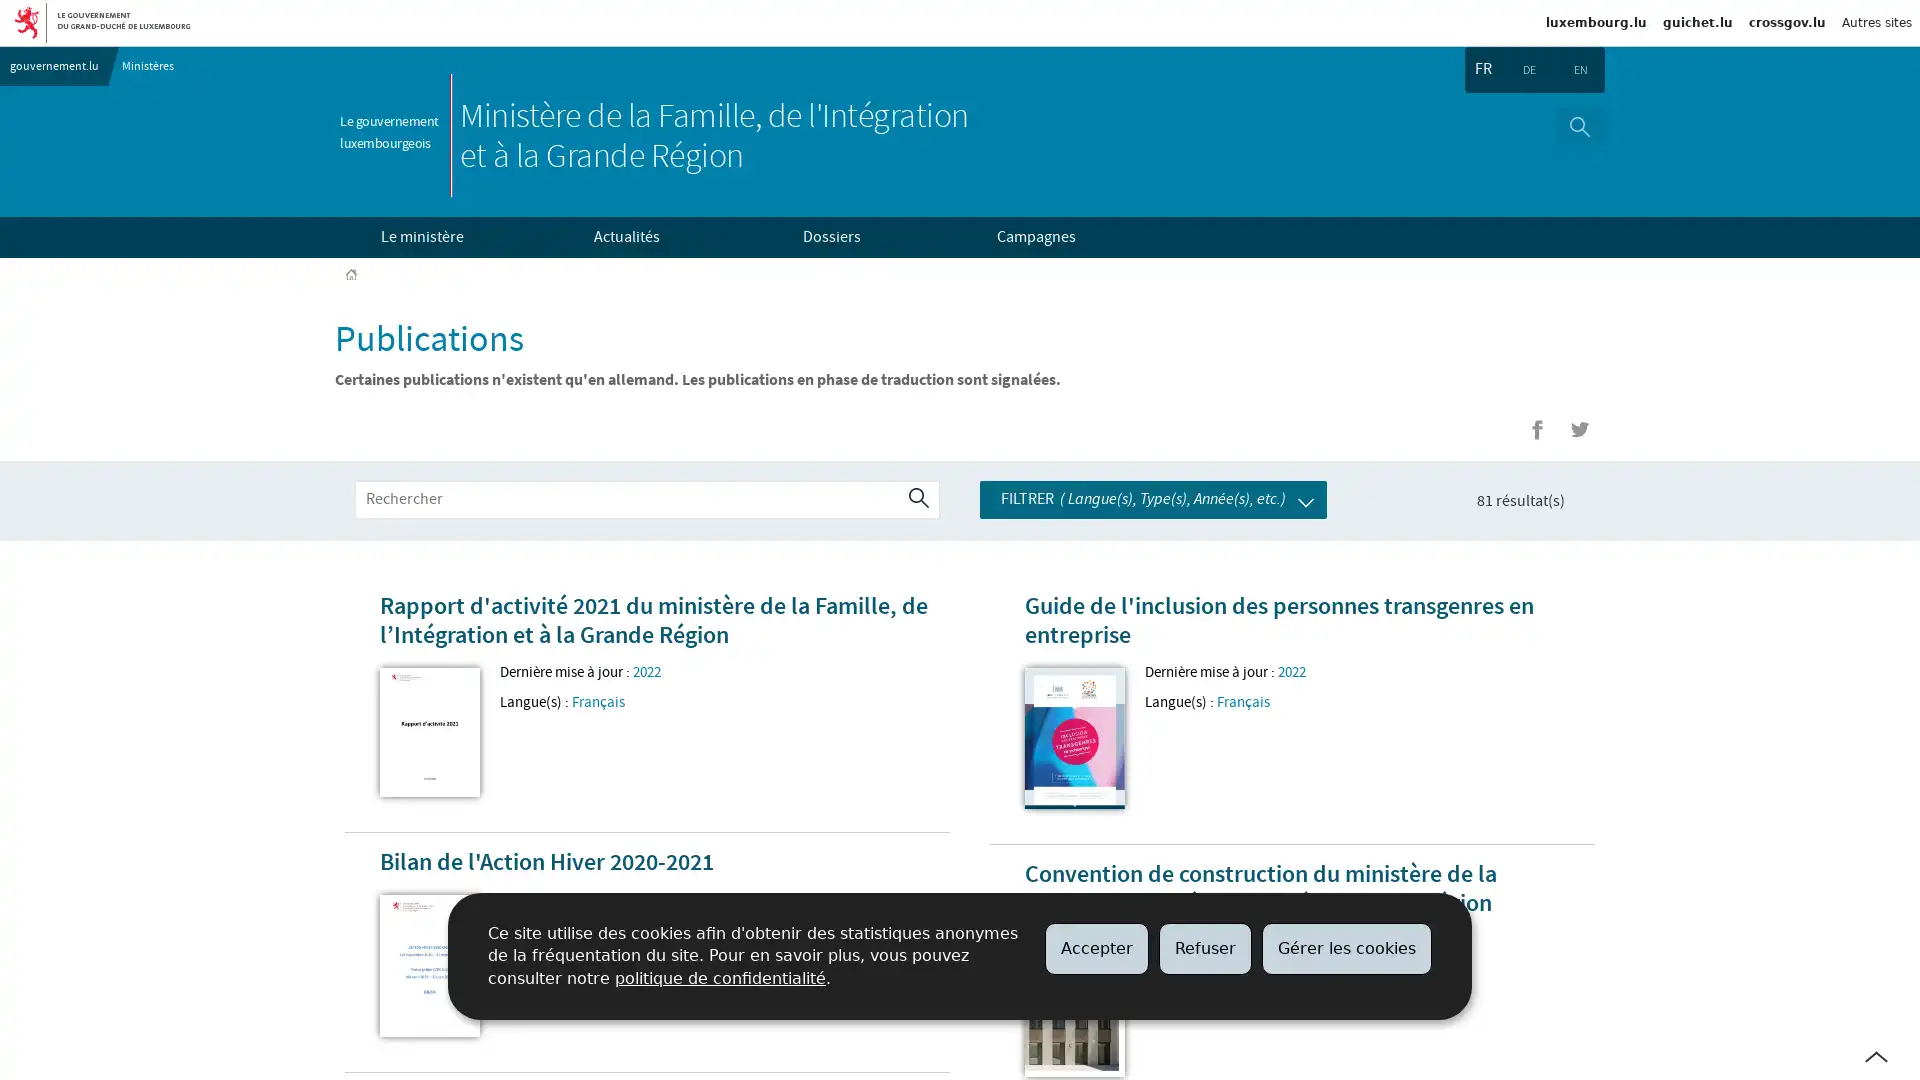 Image resolution: width=1920 pixels, height=1080 pixels. Describe the element at coordinates (1153, 498) in the screenshot. I see `FILTRER  ( Langue(s), Type(s), Annee(s), etc.)` at that location.